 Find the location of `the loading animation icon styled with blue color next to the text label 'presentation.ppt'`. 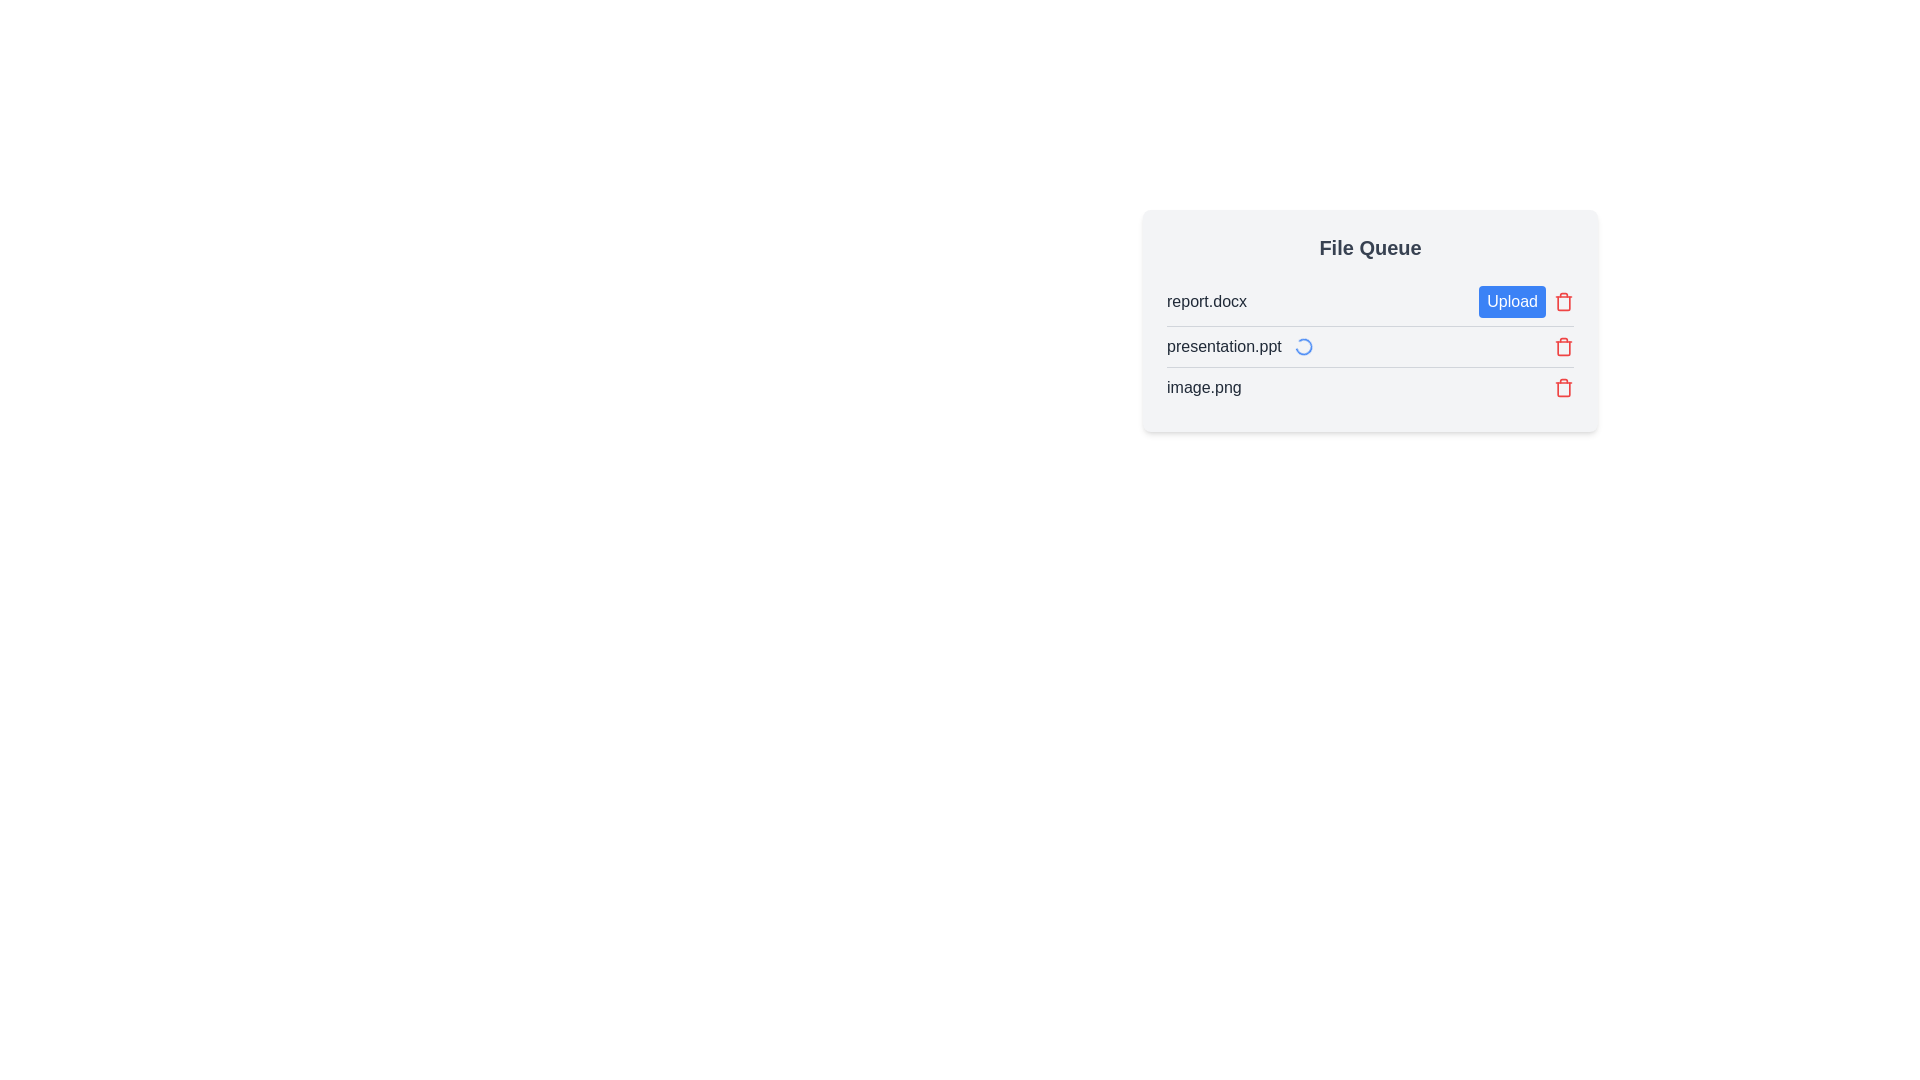

the loading animation icon styled with blue color next to the text label 'presentation.ppt' is located at coordinates (1303, 346).